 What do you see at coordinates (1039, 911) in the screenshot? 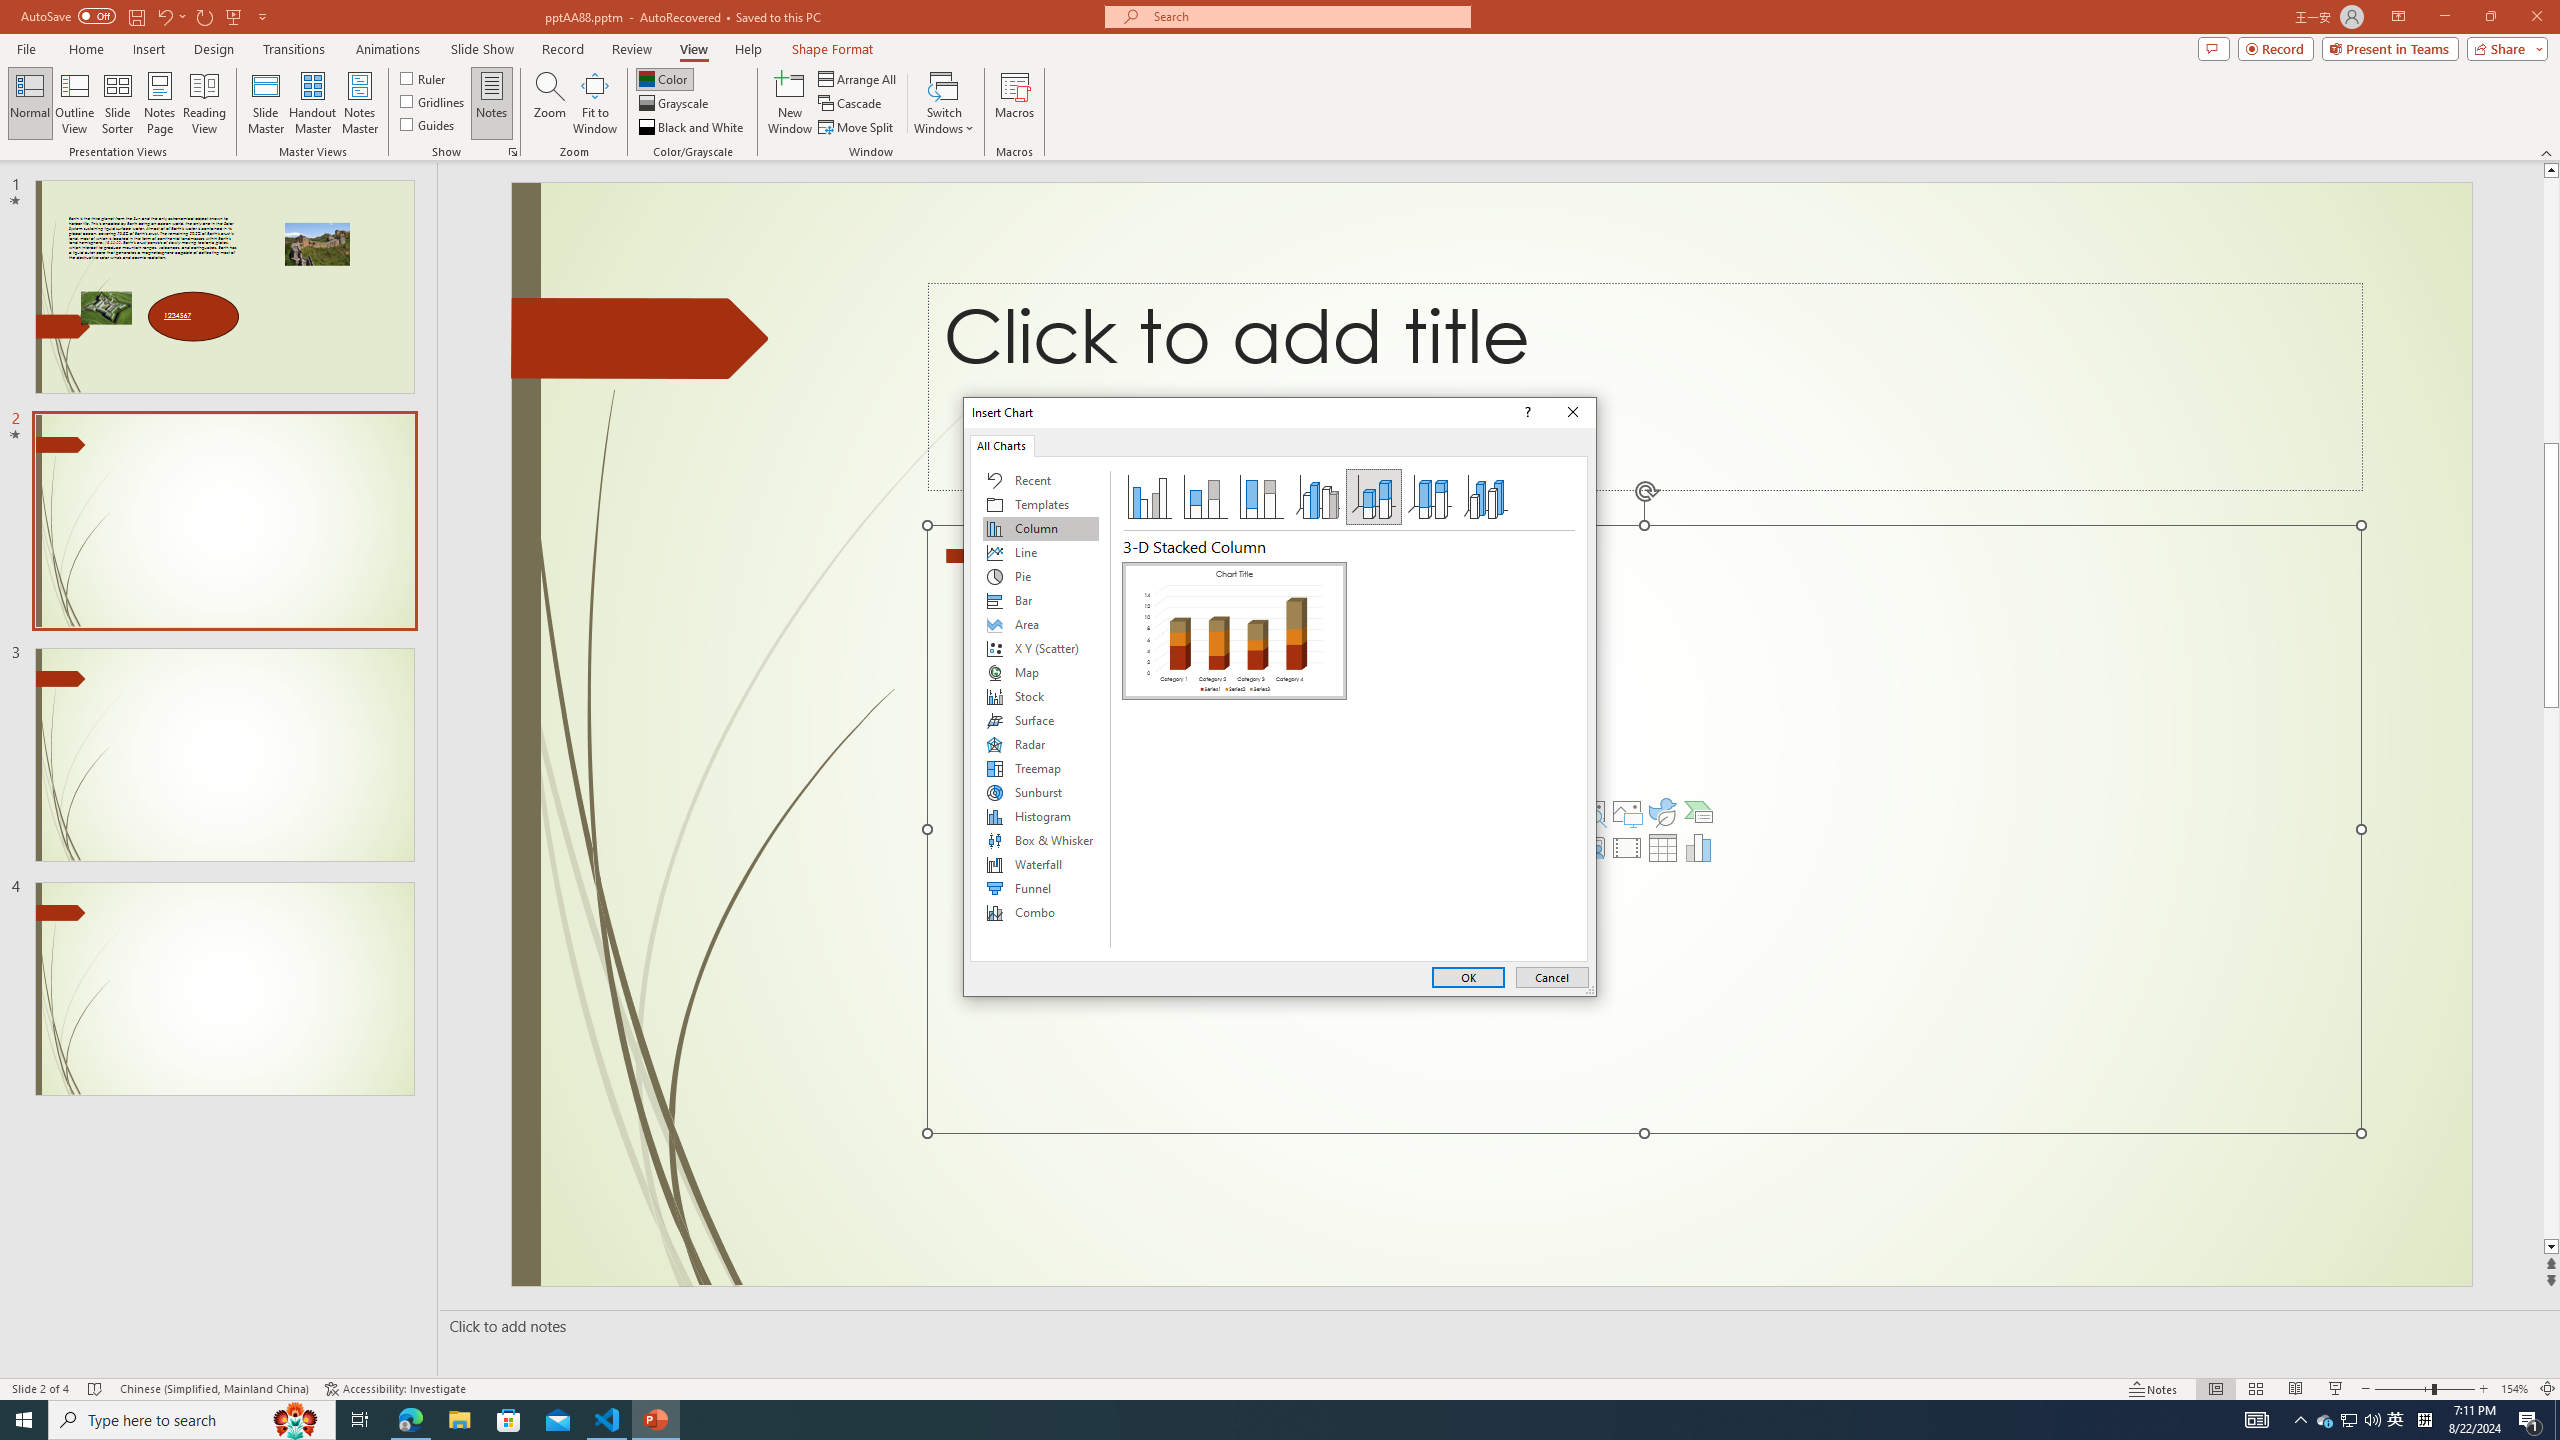
I see `'Combo'` at bounding box center [1039, 911].